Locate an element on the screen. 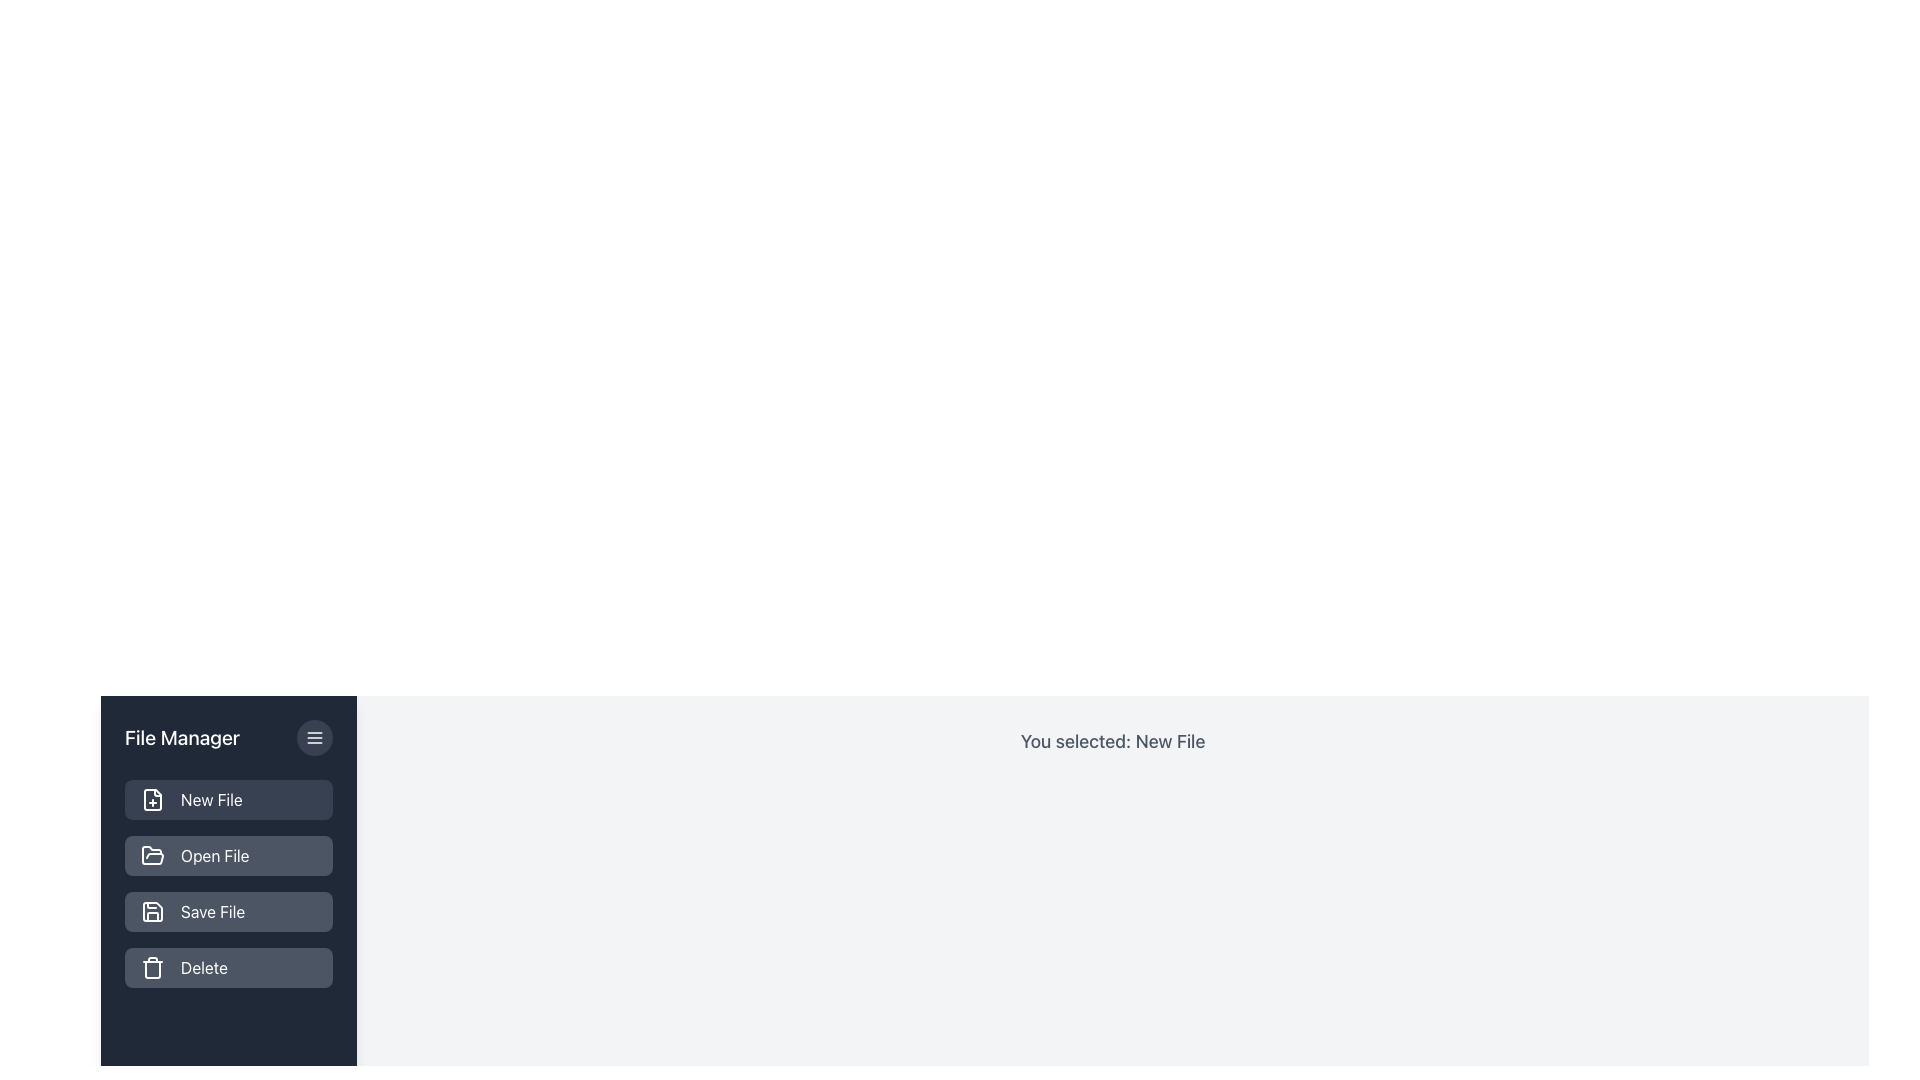 The width and height of the screenshot is (1920, 1080). the 'Open File' icon located at the top-left corner of the left-hand navigation panel, which is represented as a vector graphic is located at coordinates (152, 855).